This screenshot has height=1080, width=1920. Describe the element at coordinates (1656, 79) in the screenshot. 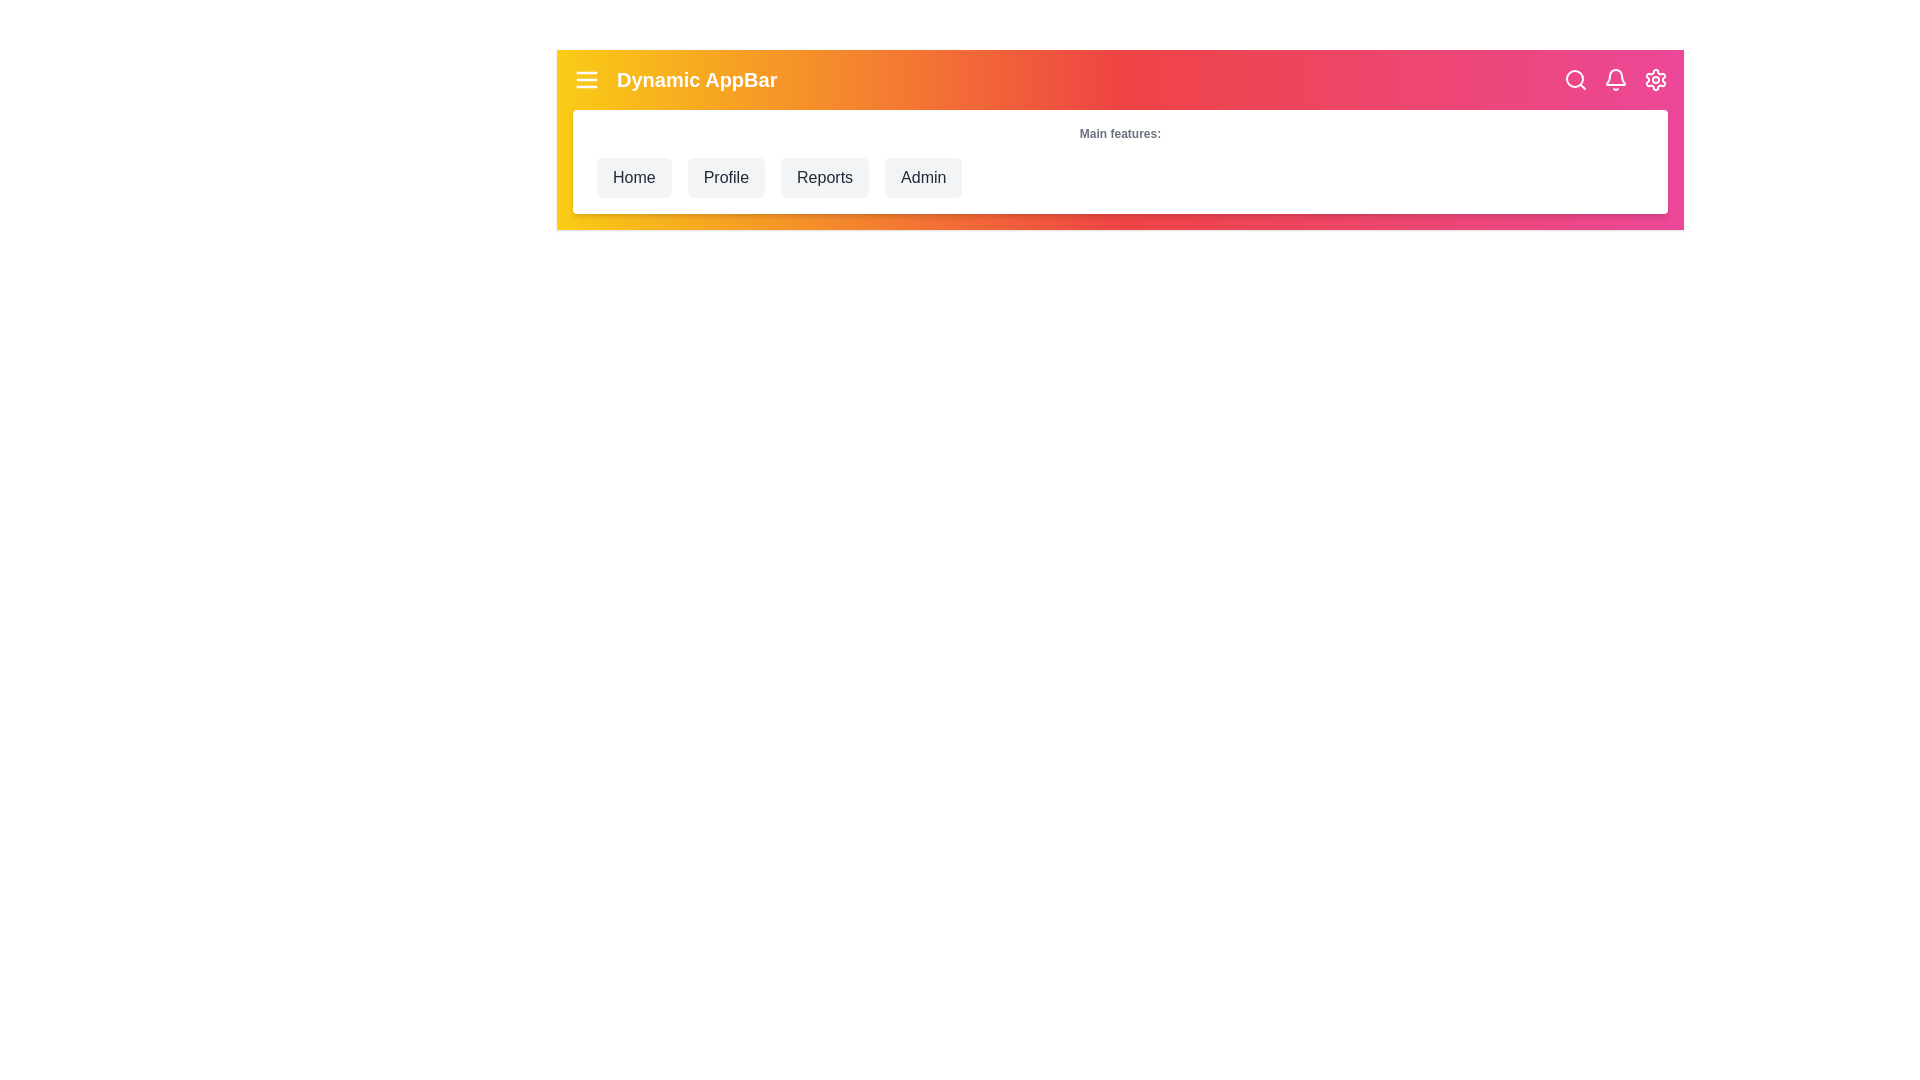

I see `the 'Settings' icon to access settings` at that location.